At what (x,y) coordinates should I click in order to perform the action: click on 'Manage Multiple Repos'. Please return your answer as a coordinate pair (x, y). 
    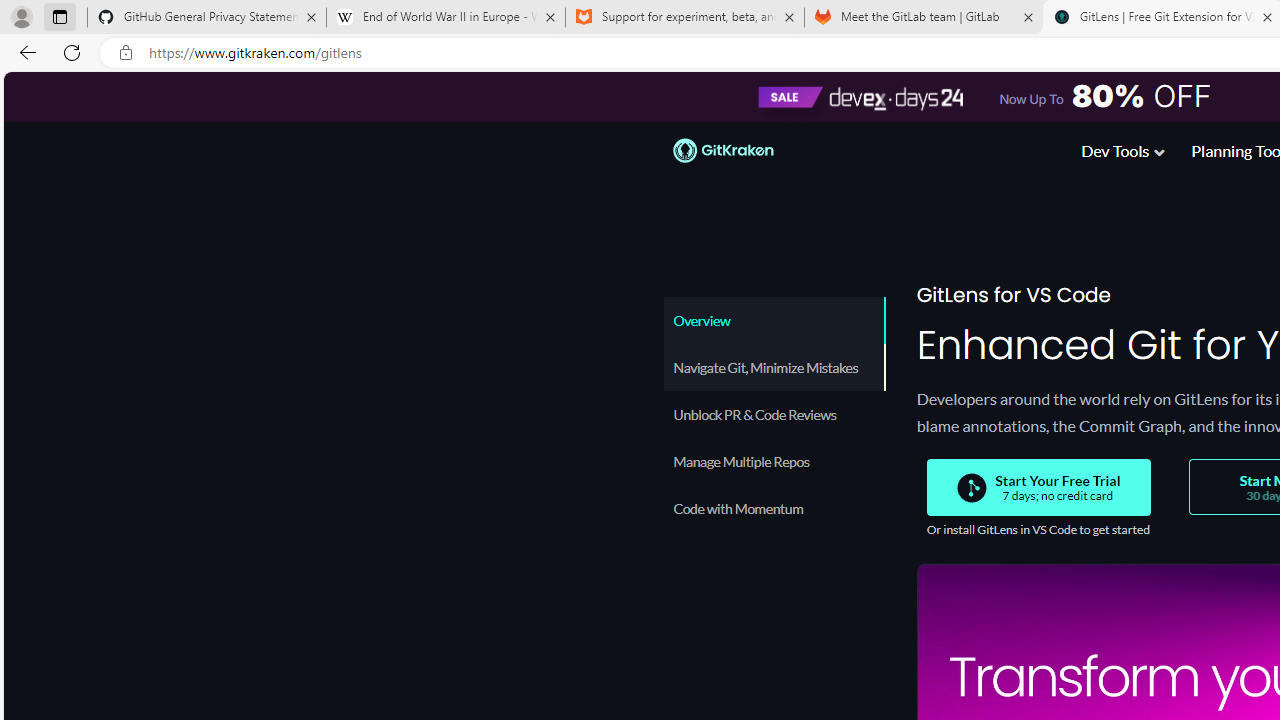
    Looking at the image, I should click on (773, 461).